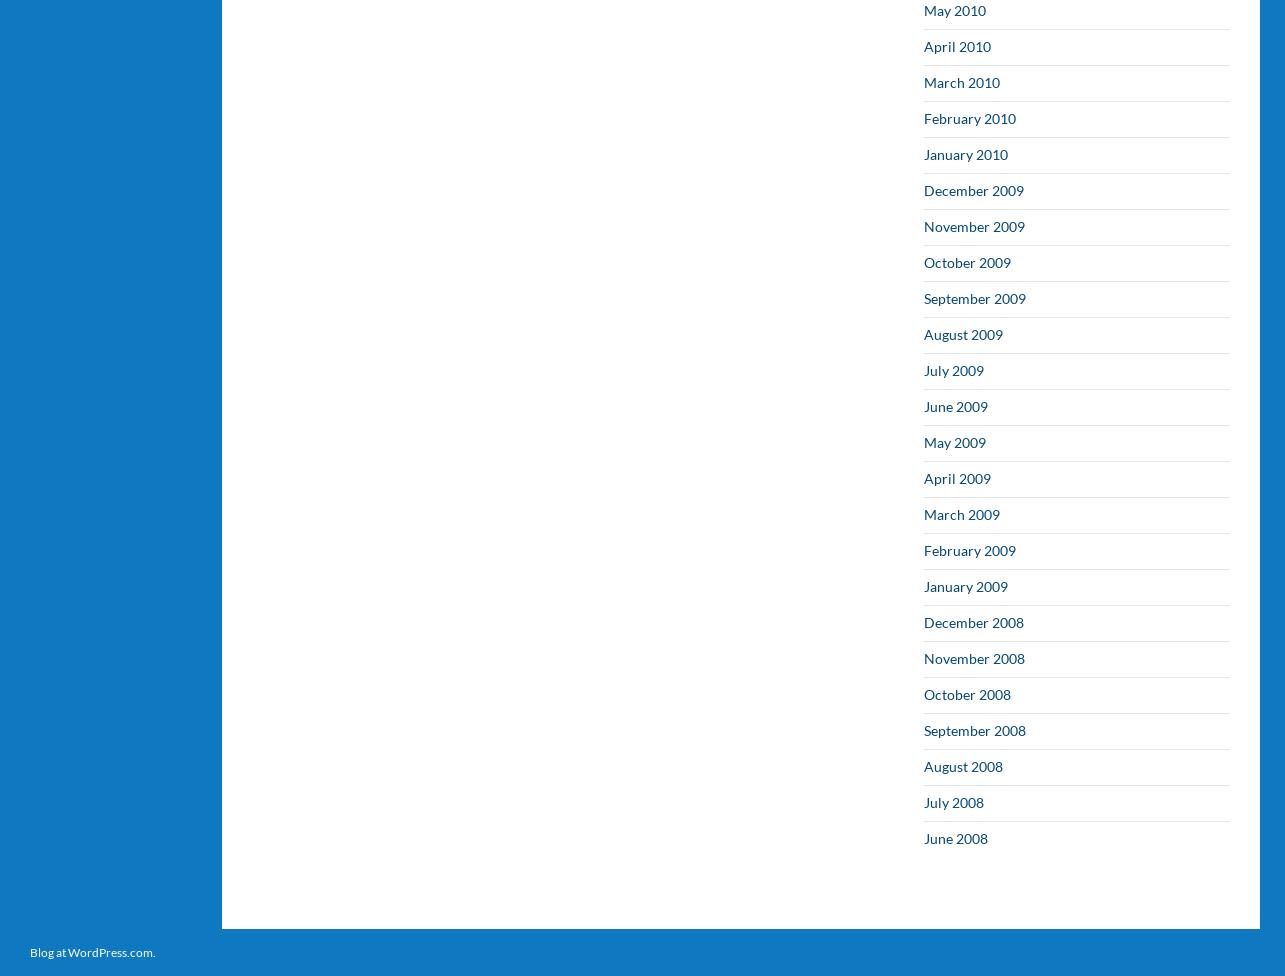  I want to click on 'January 2009', so click(966, 586).